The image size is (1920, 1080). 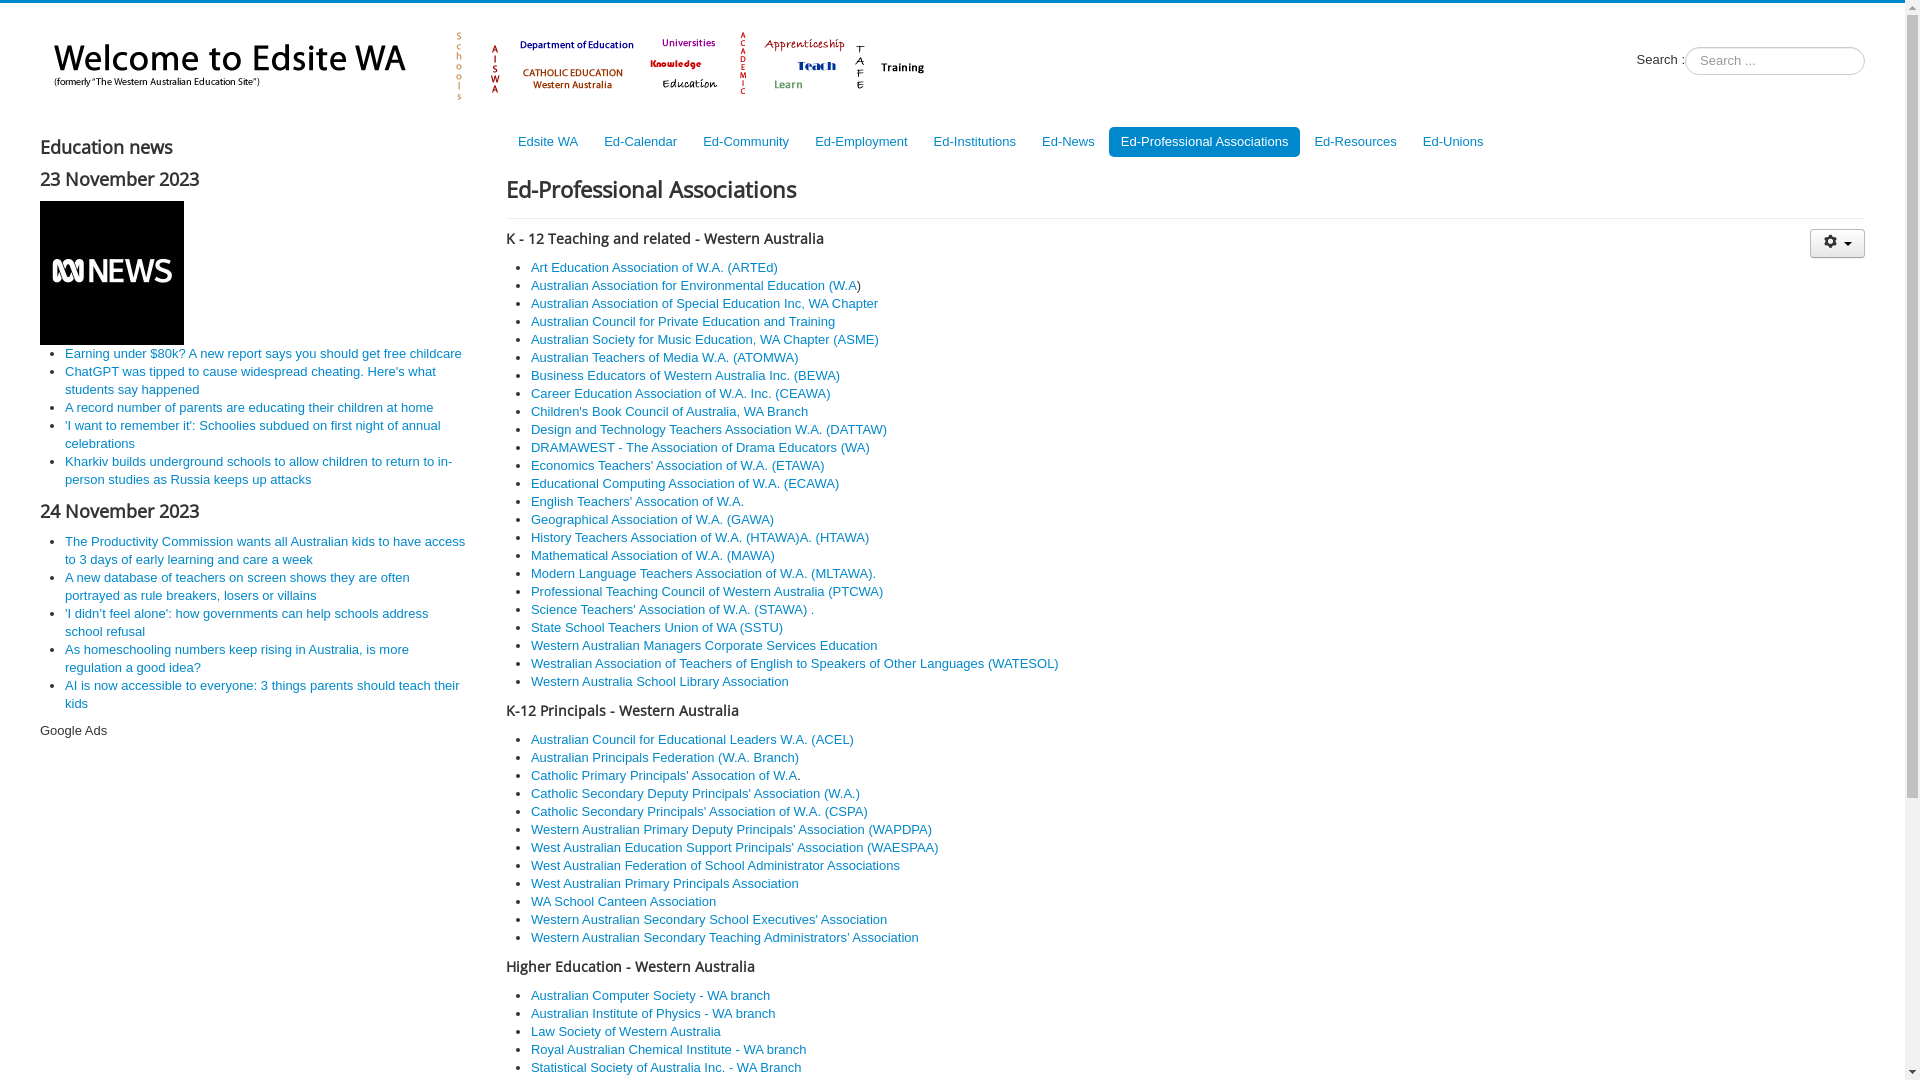 What do you see at coordinates (624, 1031) in the screenshot?
I see `'Law Society of Western Australia'` at bounding box center [624, 1031].